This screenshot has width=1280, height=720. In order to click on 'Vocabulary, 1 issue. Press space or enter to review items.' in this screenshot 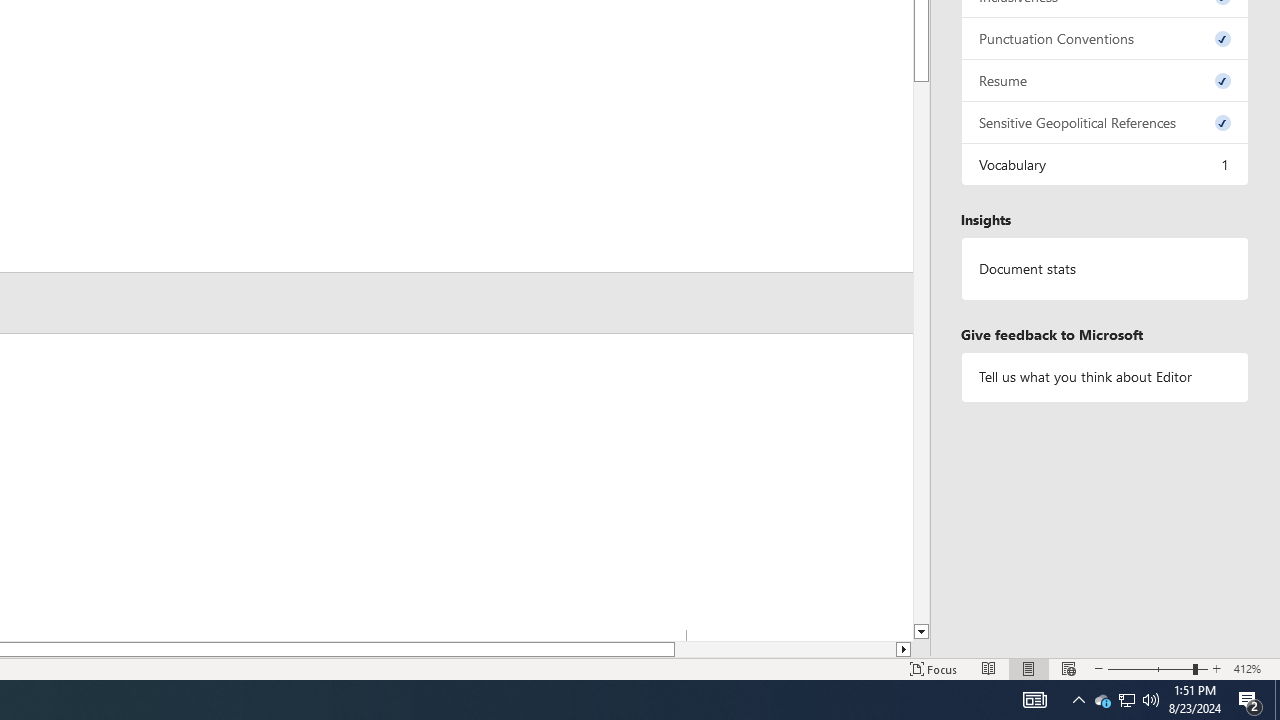, I will do `click(1104, 163)`.